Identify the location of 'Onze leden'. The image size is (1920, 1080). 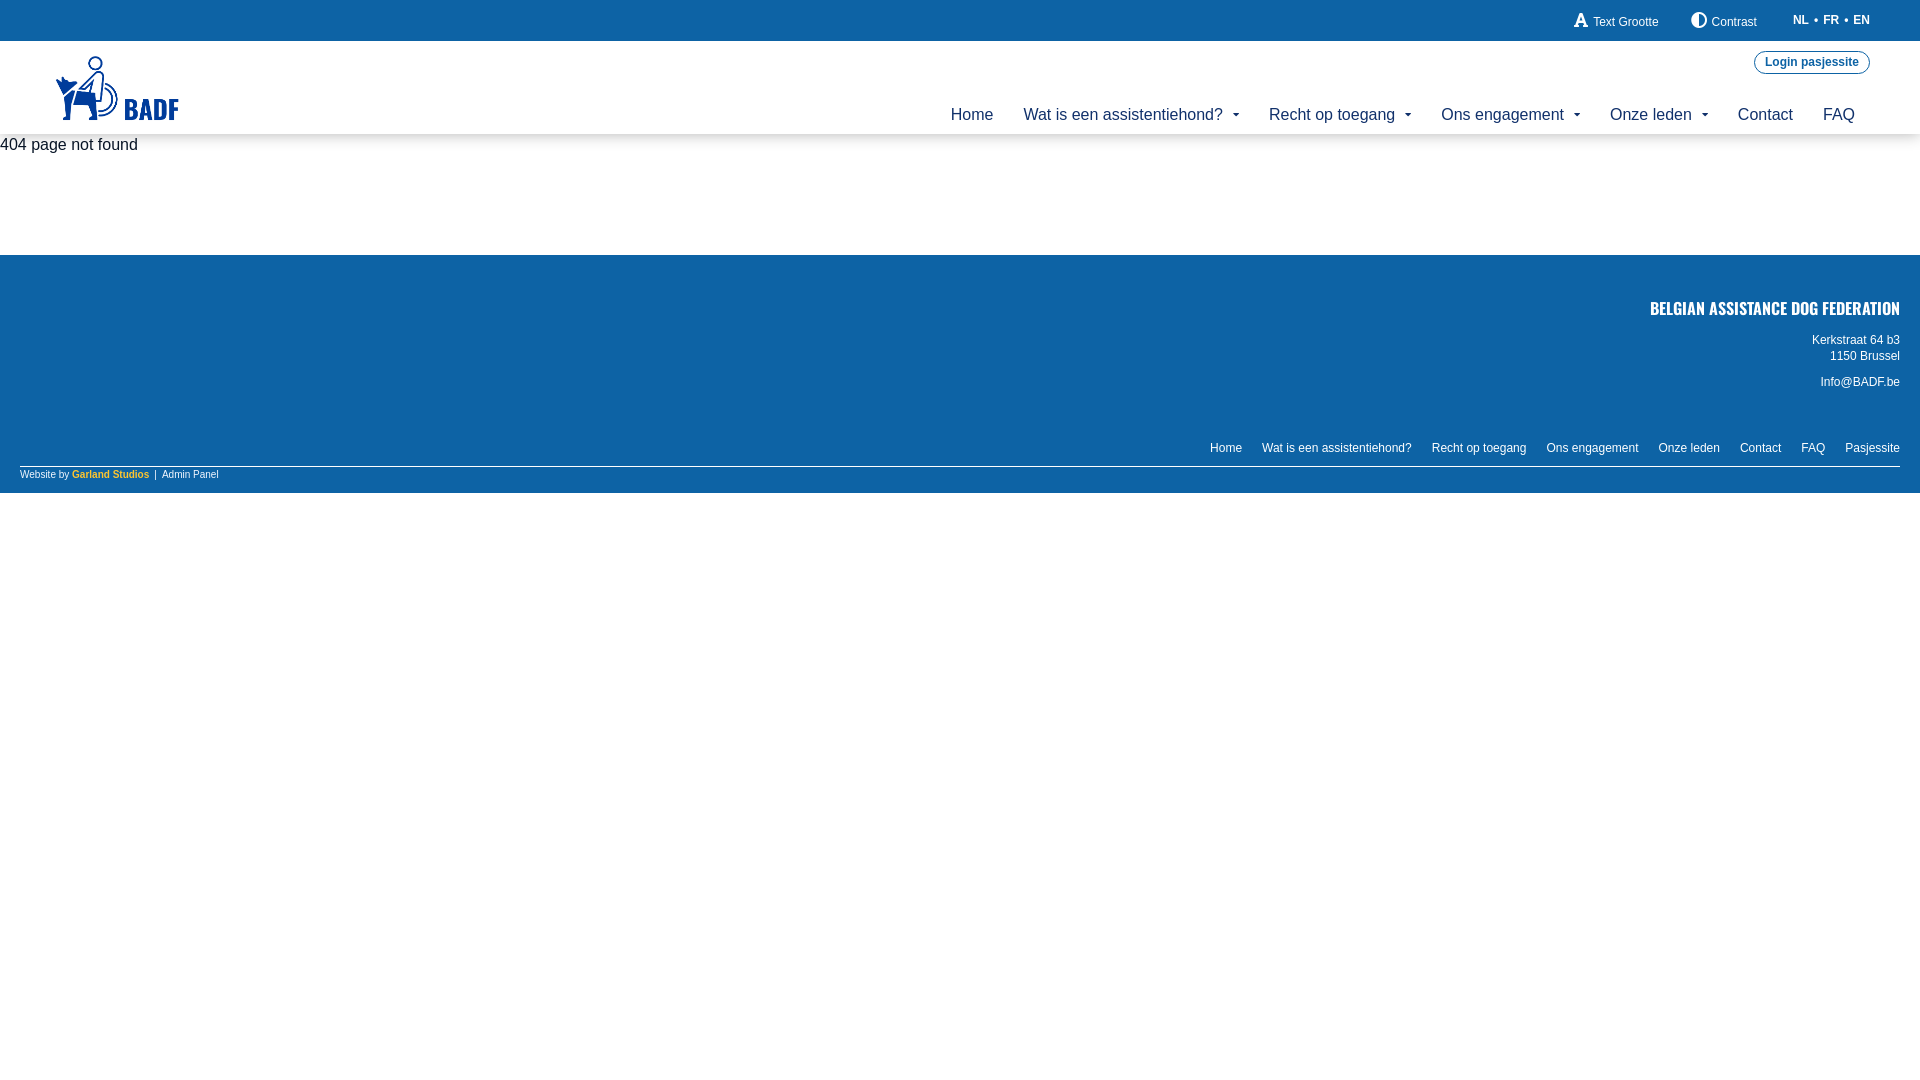
(1593, 114).